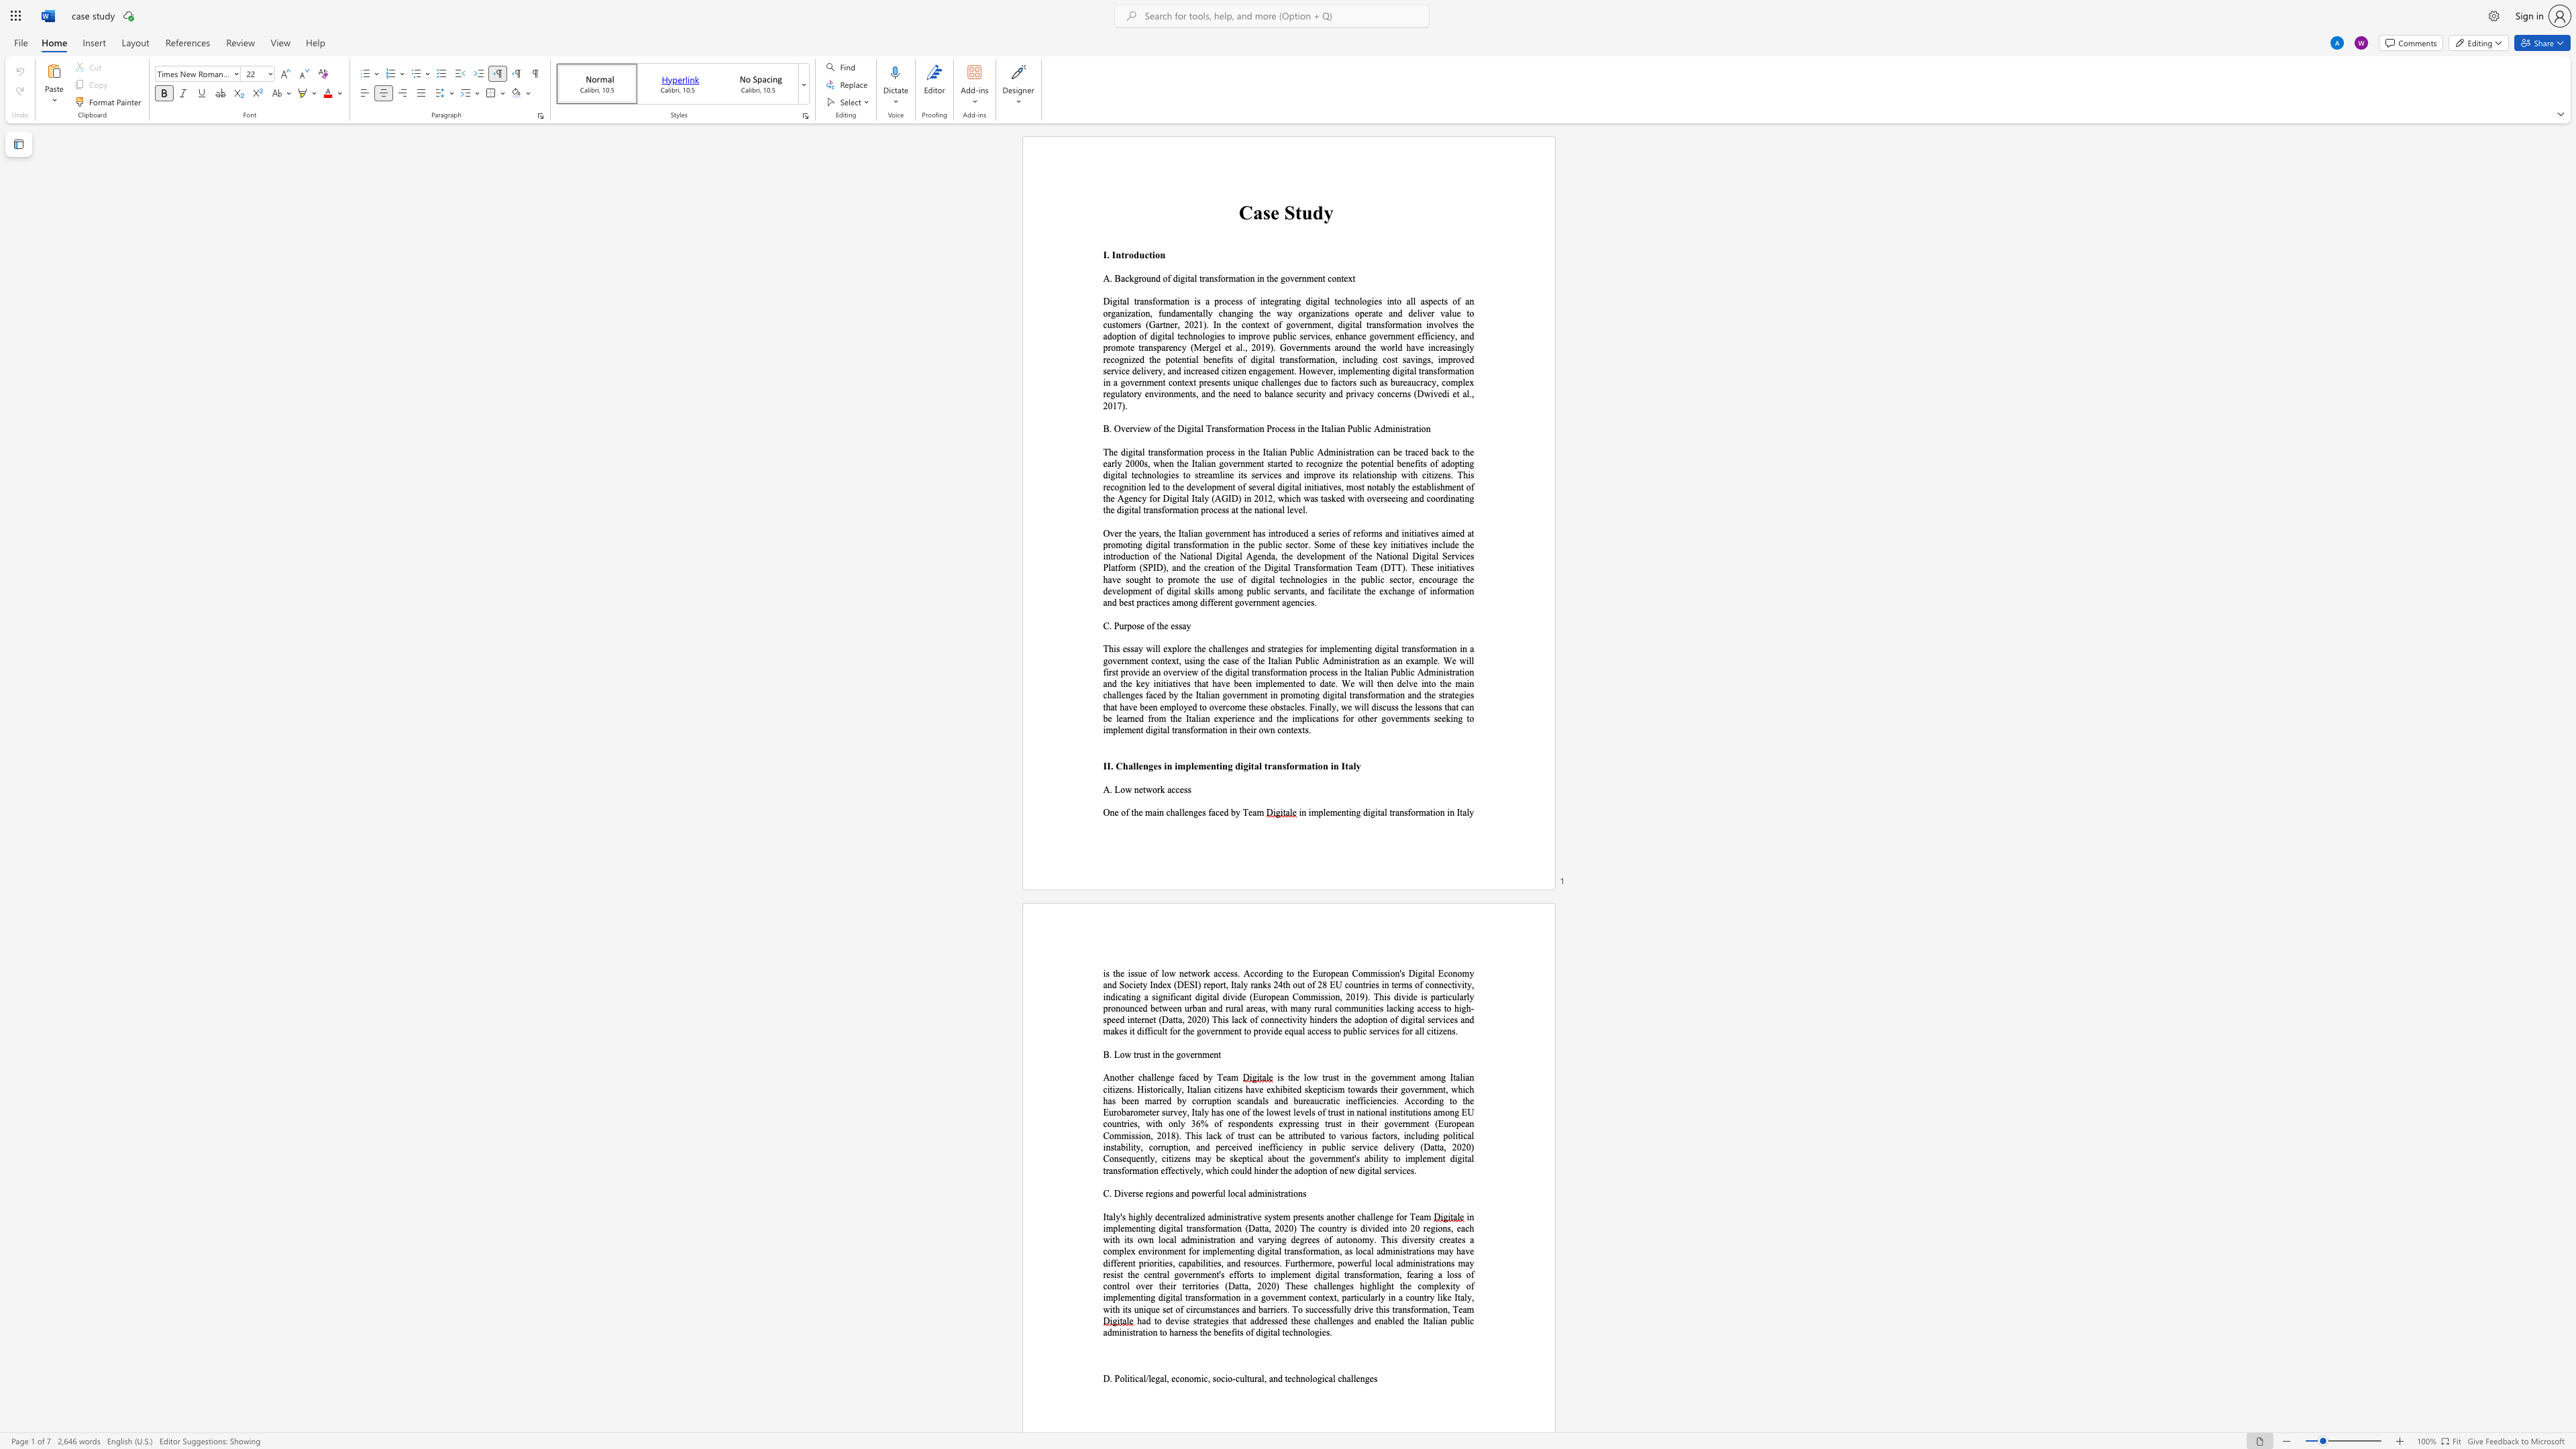 Image resolution: width=2576 pixels, height=1449 pixels. What do you see at coordinates (1193, 1332) in the screenshot?
I see `the subset text "s the benefits of digital techno" within the text "had to devise strategies that addressed these challenges and enabled the Italian public administration to harness the benefits of digital technologies."` at bounding box center [1193, 1332].